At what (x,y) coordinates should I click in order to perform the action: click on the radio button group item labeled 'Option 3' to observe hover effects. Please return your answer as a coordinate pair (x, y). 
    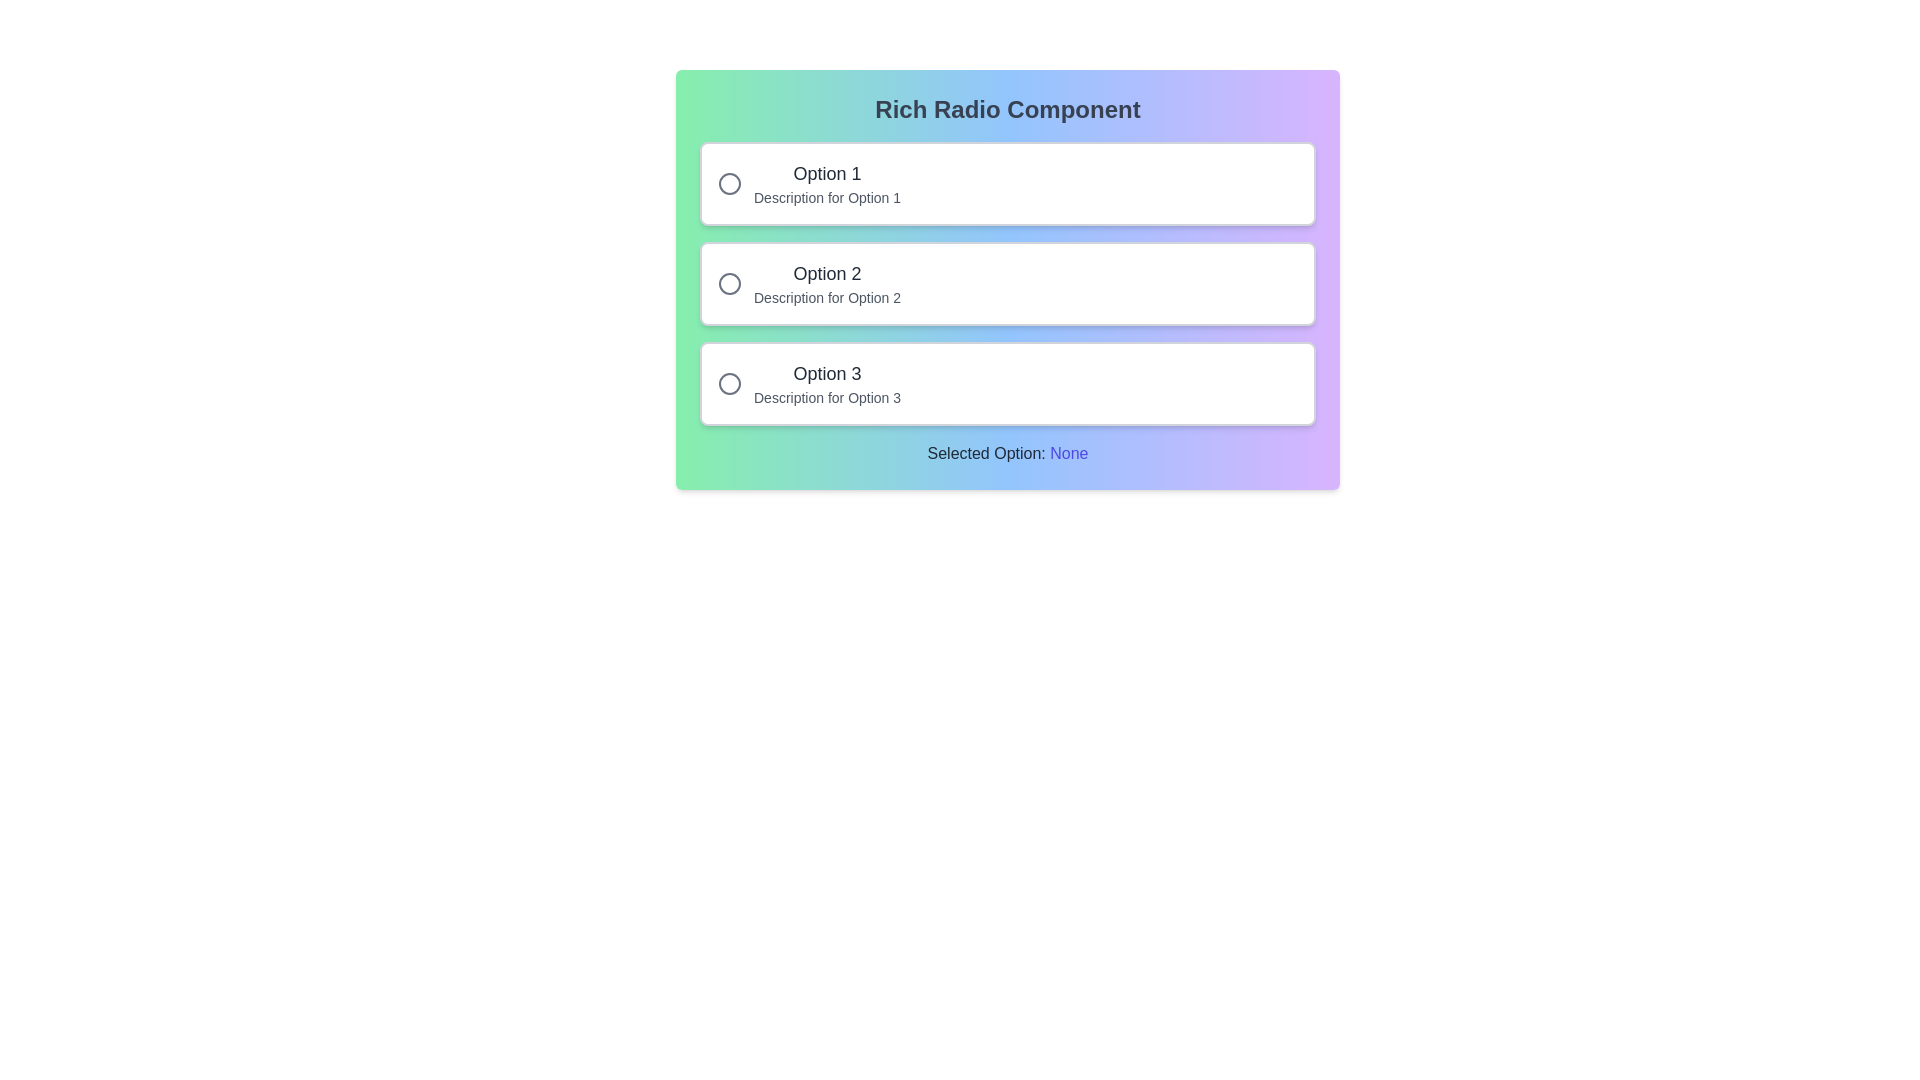
    Looking at the image, I should click on (1008, 384).